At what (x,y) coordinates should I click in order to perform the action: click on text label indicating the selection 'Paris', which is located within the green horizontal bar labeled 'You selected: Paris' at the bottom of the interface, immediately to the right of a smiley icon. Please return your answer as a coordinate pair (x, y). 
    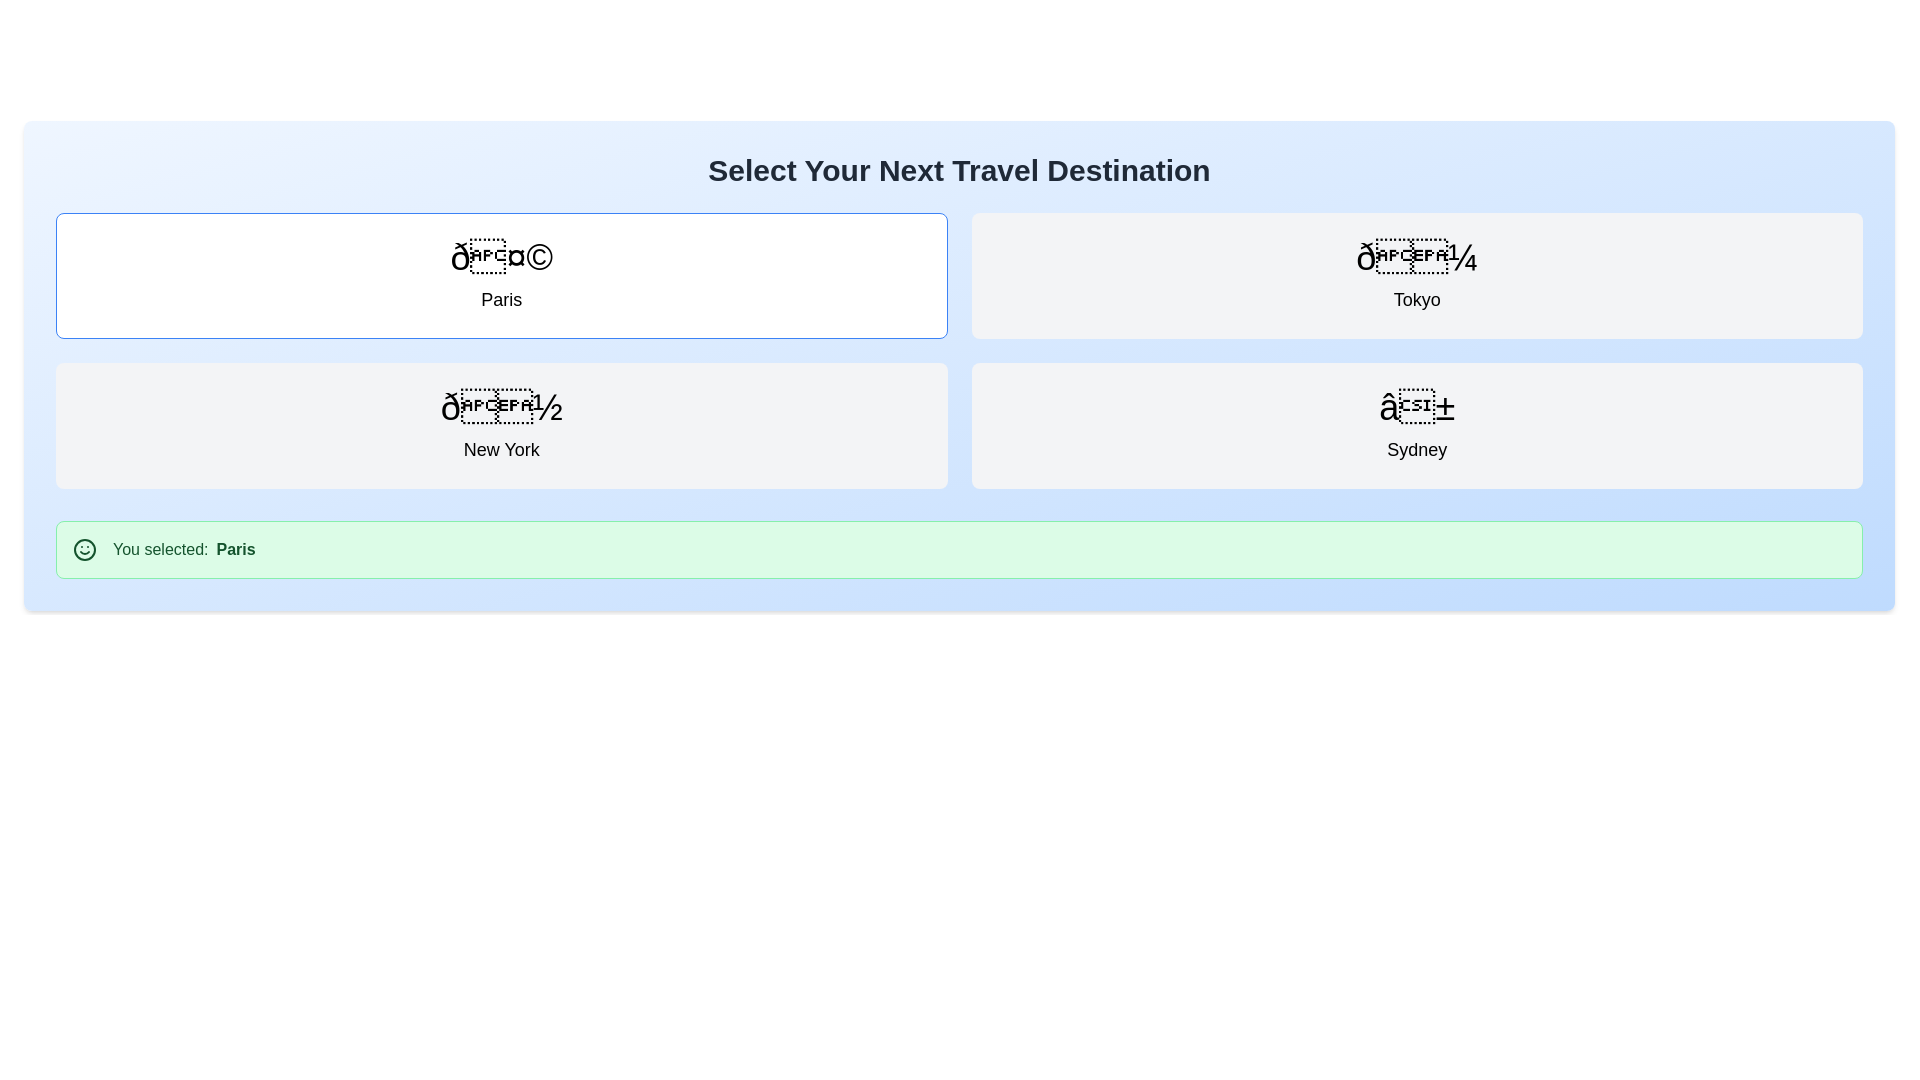
    Looking at the image, I should click on (235, 550).